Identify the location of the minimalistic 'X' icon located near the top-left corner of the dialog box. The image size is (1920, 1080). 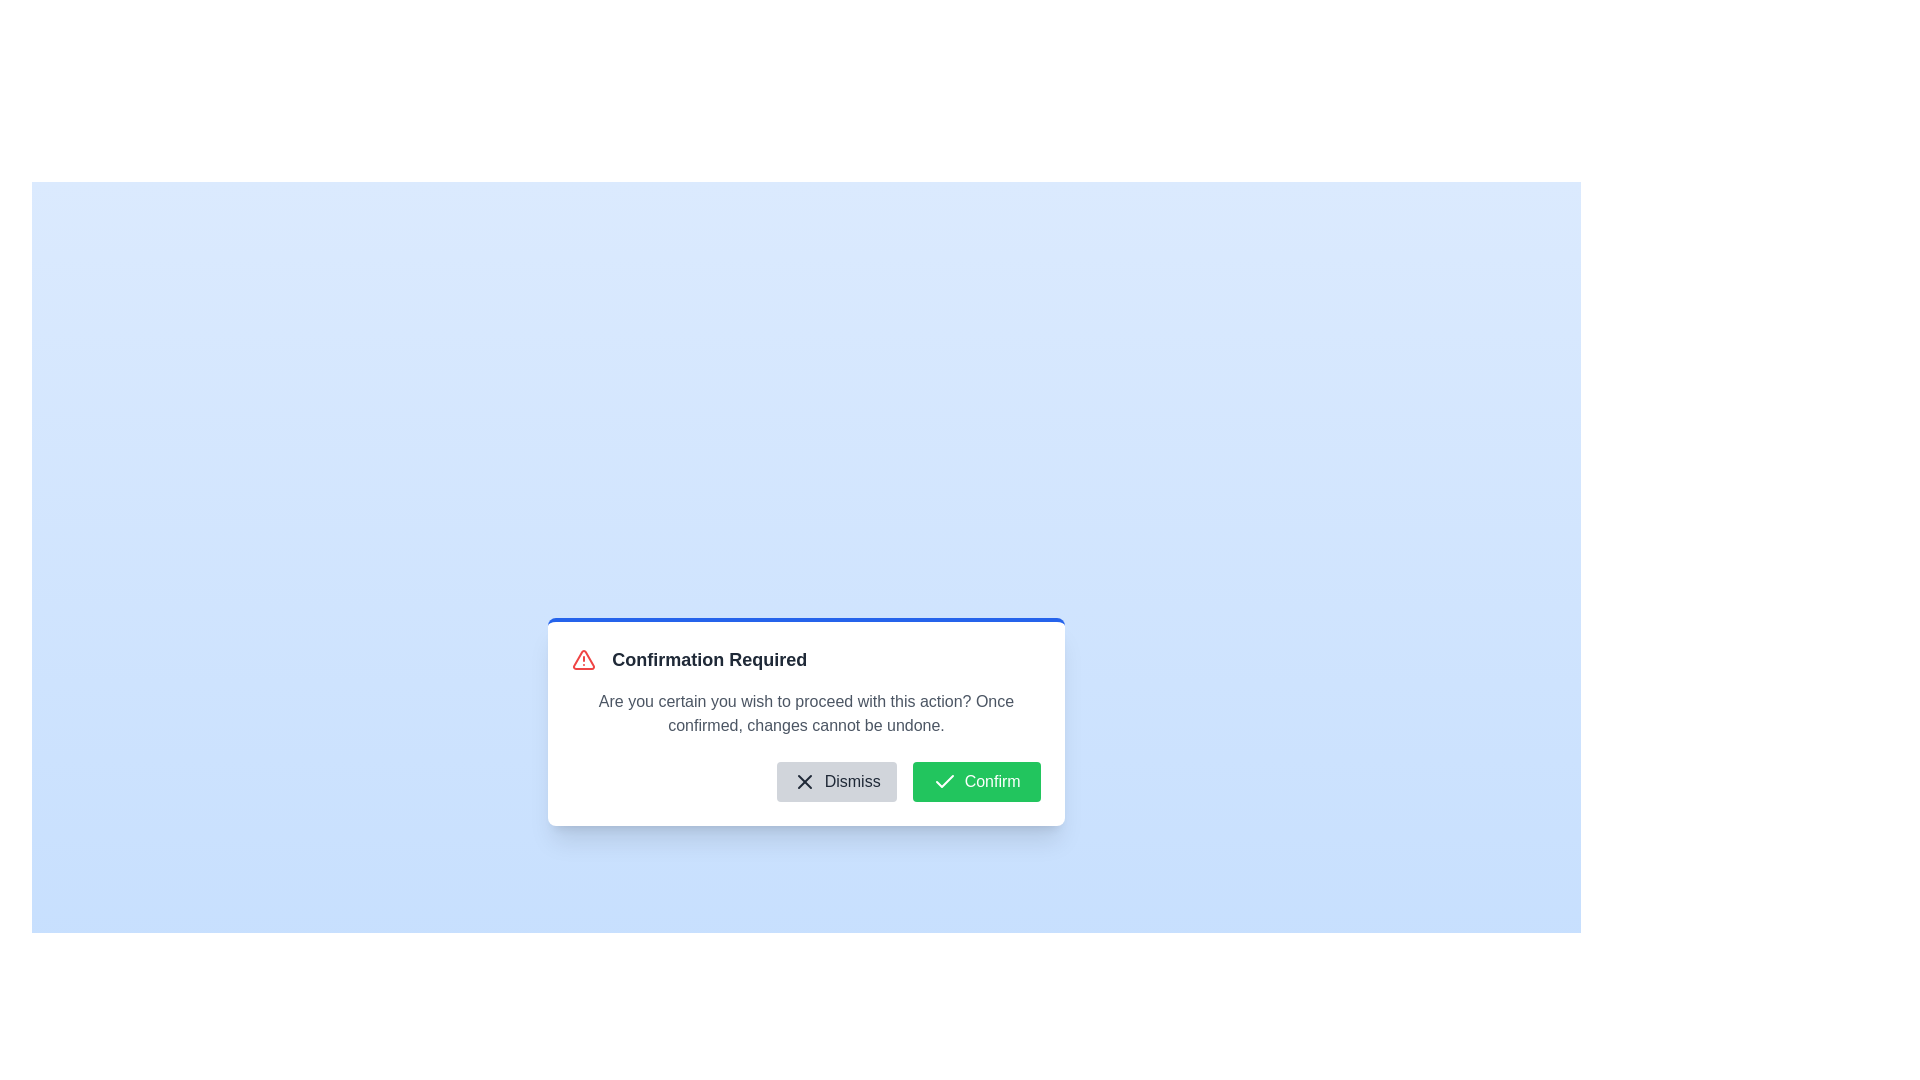
(804, 781).